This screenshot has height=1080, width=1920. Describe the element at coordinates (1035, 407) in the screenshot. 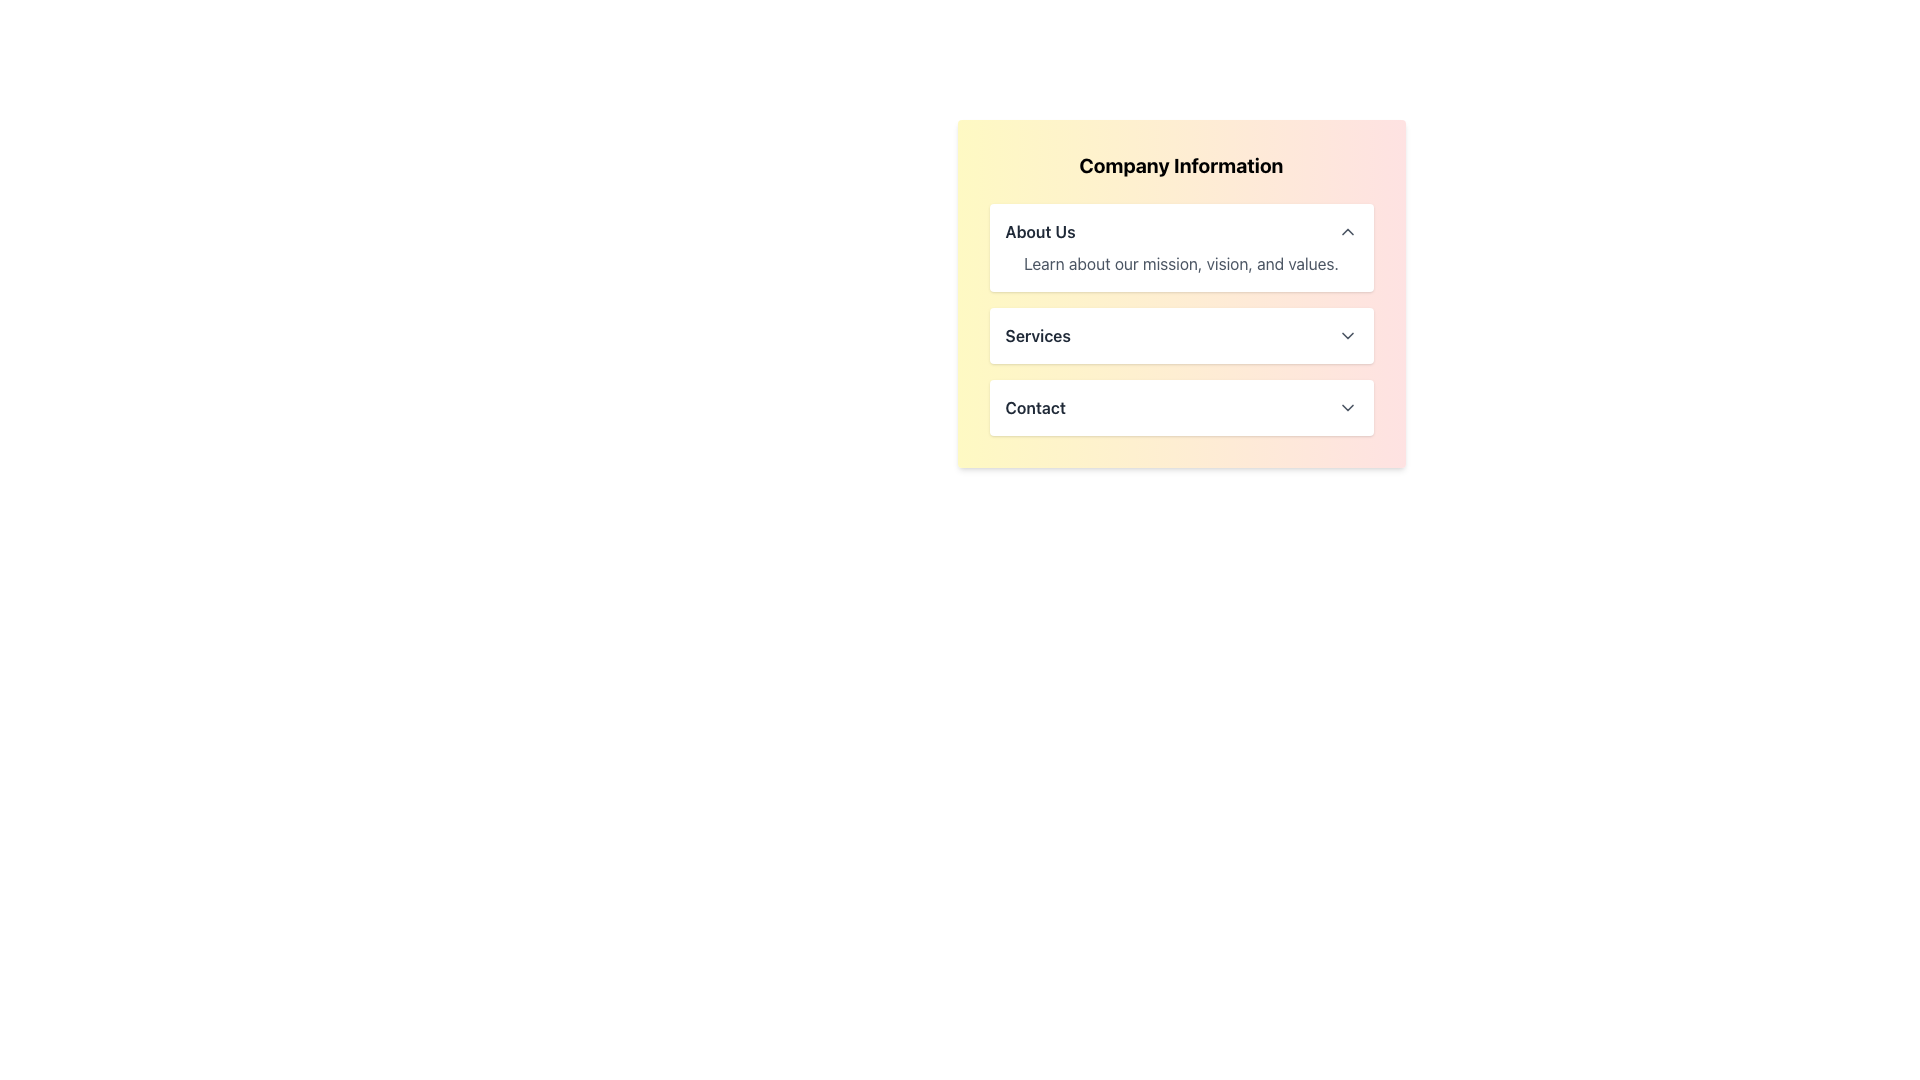

I see `text label that says 'Contact', which is bold and dark gray, prominently displayed in the 'Company Information' section` at that location.